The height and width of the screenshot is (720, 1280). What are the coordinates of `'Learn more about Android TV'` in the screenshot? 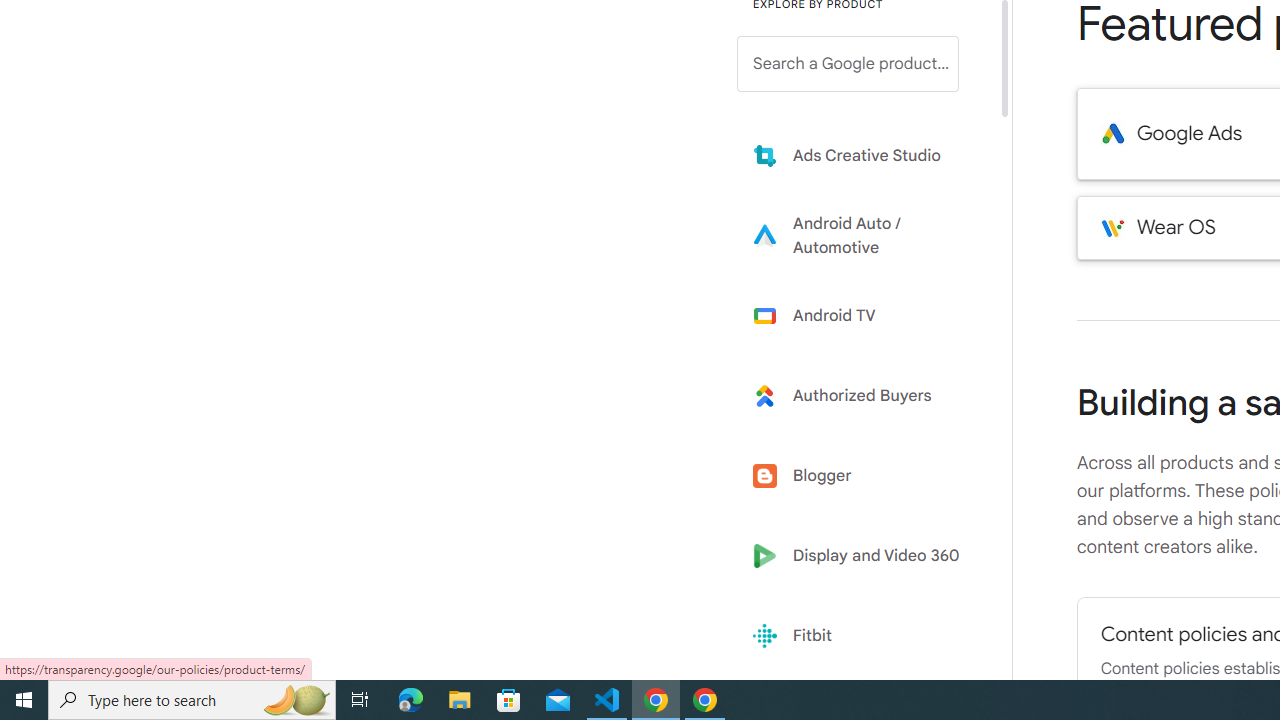 It's located at (862, 315).